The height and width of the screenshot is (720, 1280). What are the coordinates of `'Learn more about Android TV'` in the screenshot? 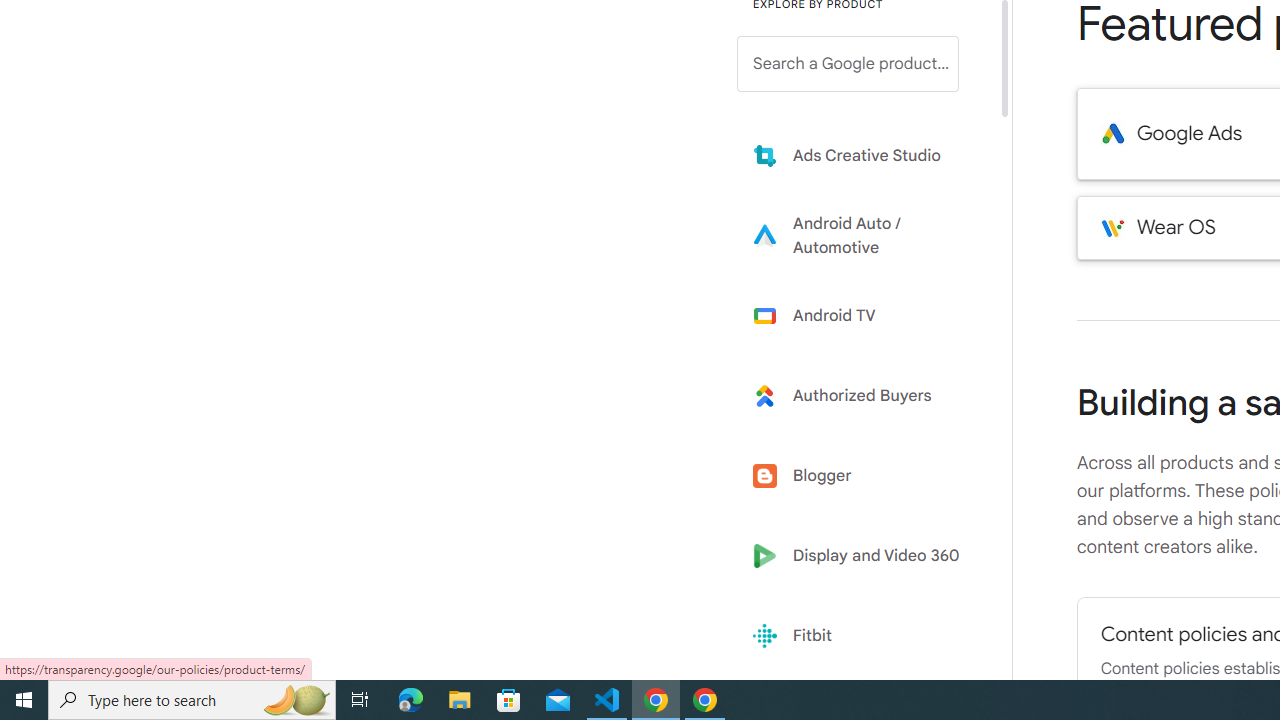 It's located at (862, 315).